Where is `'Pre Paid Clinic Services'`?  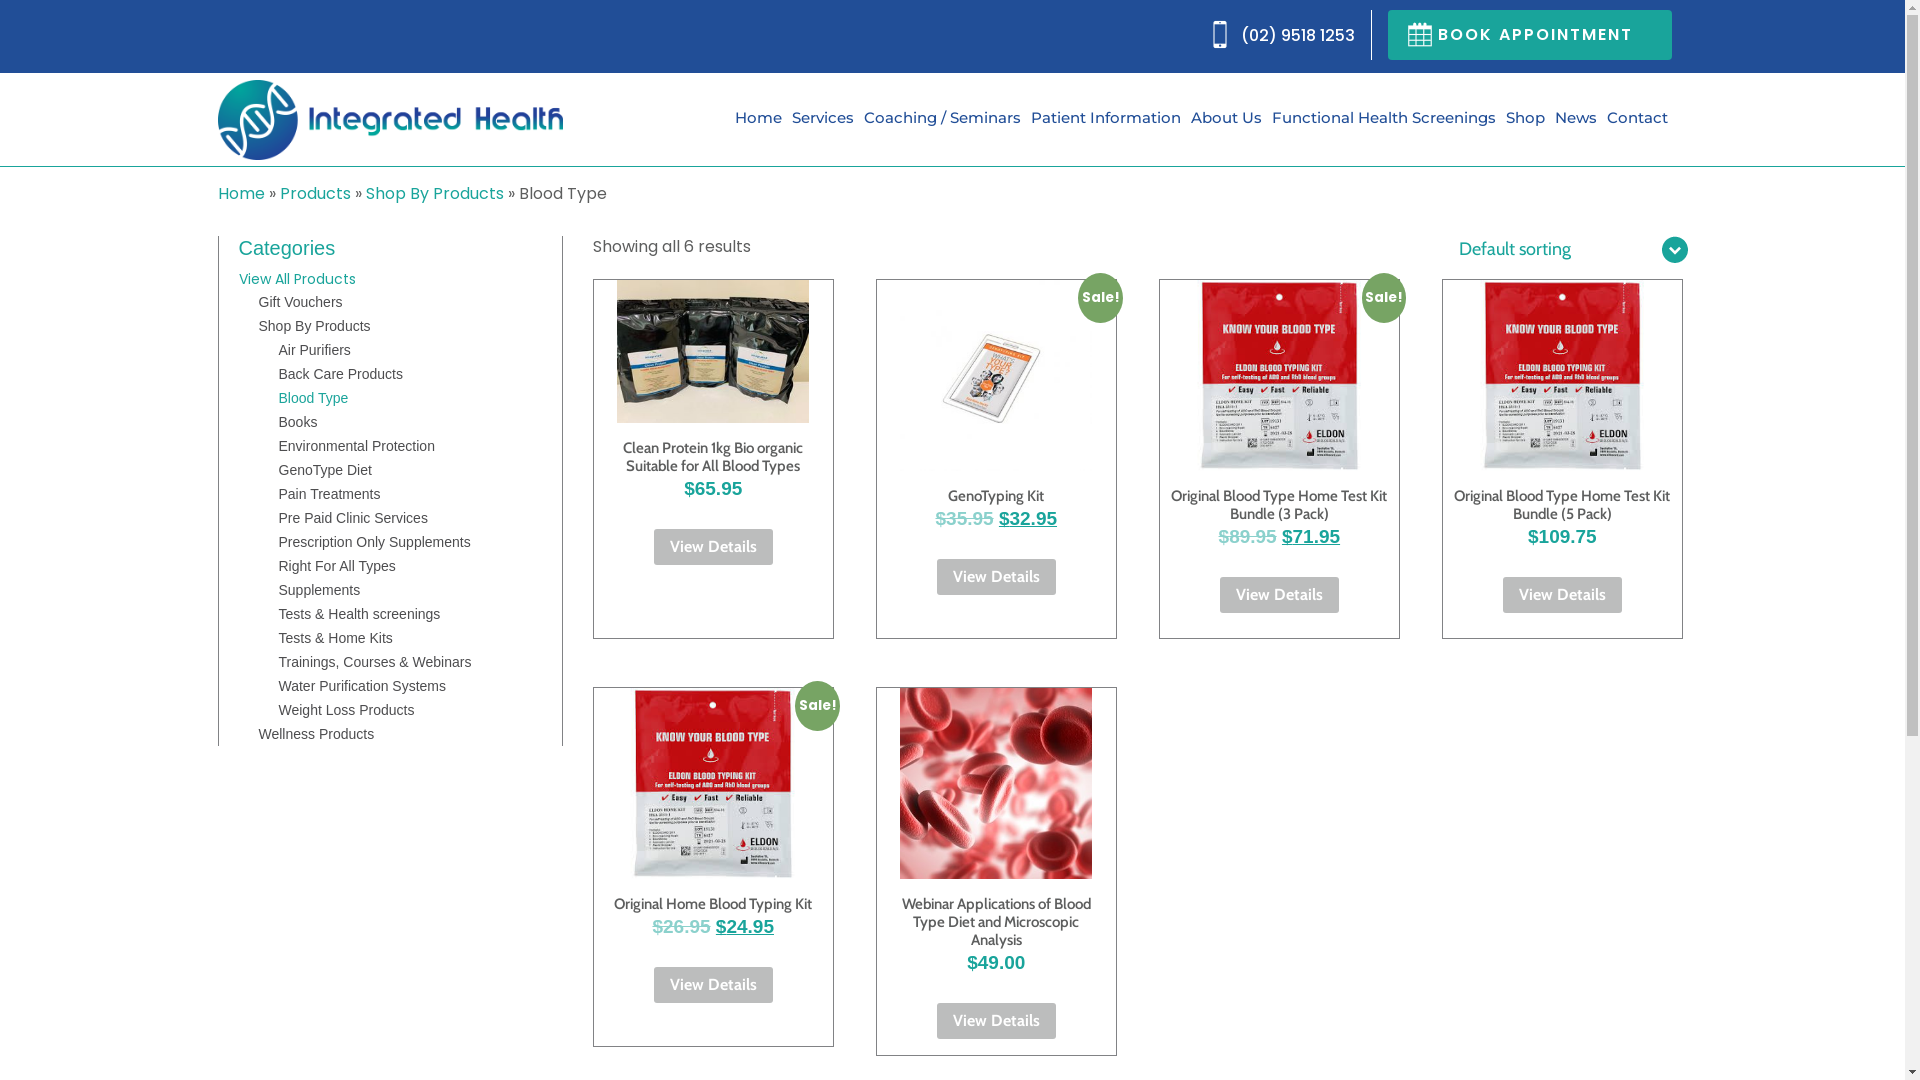
'Pre Paid Clinic Services' is located at coordinates (277, 516).